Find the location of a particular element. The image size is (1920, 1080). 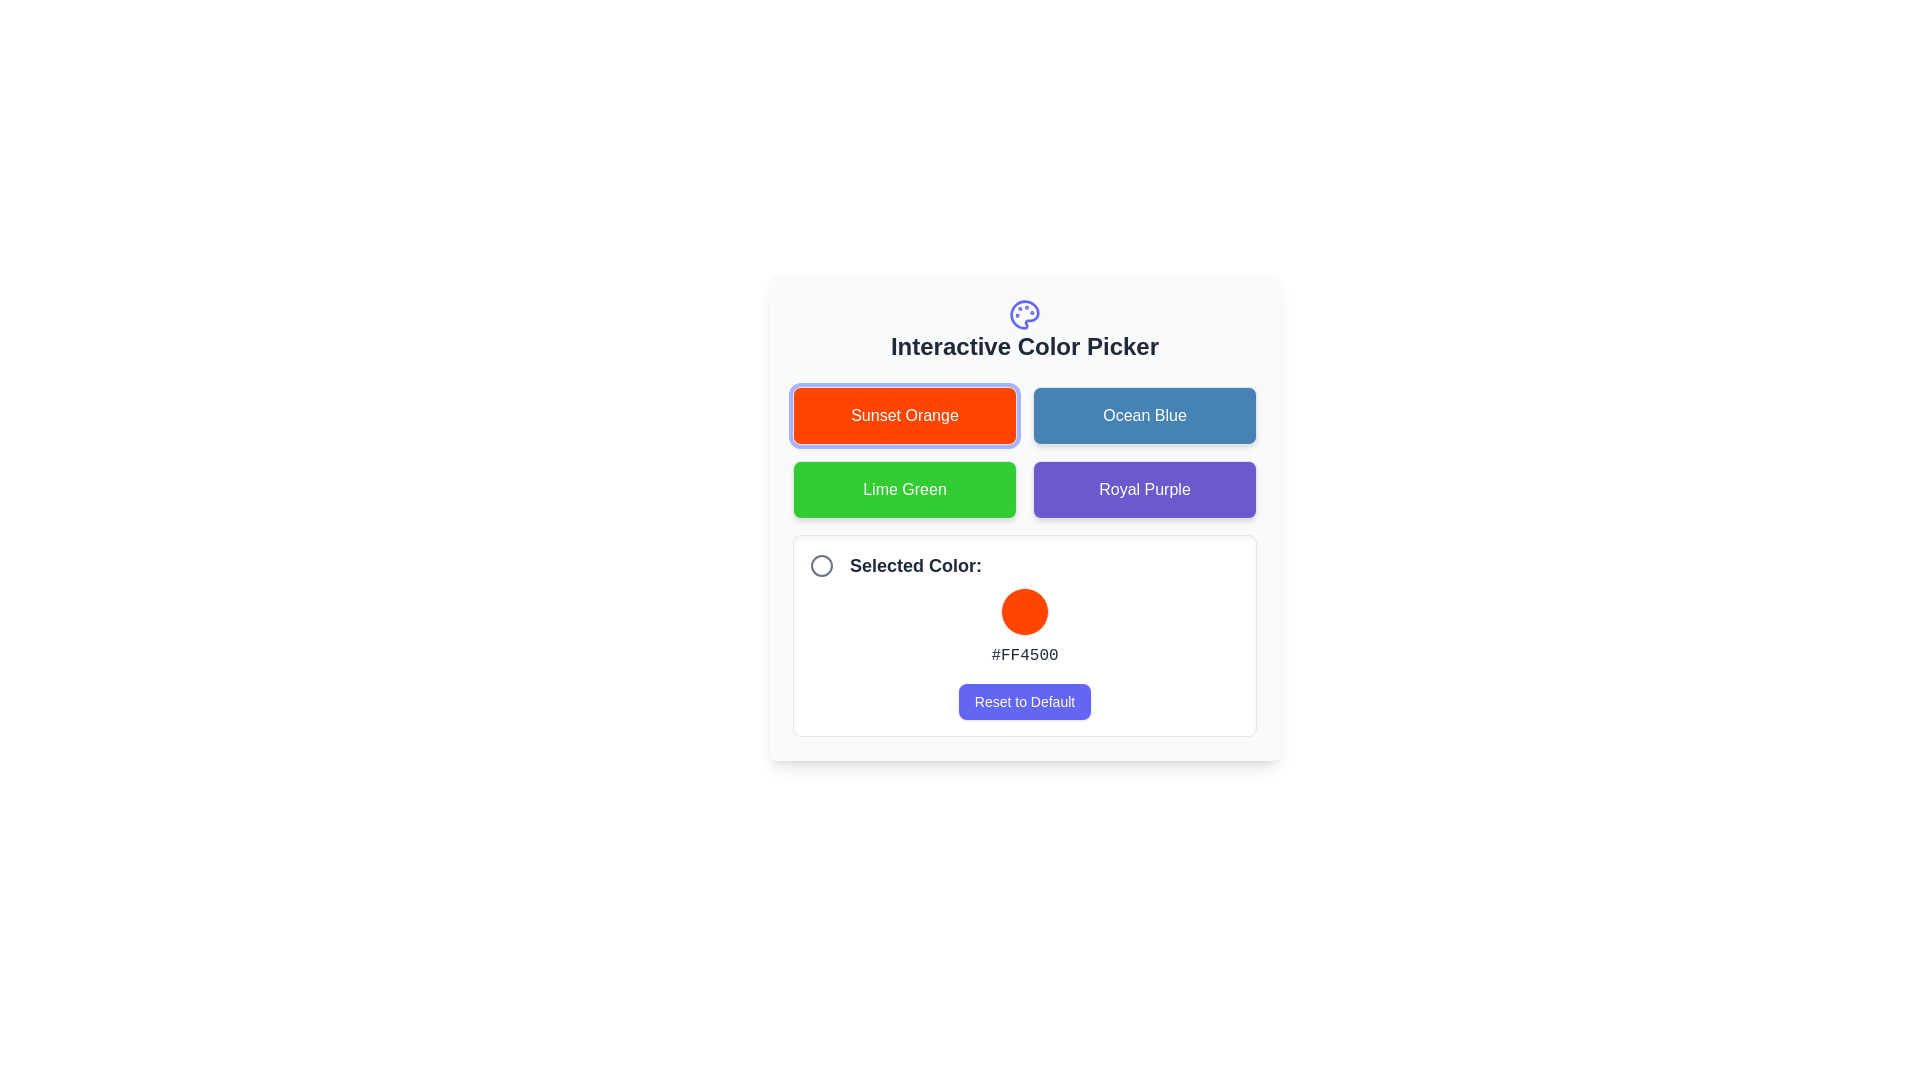

the button labeled 'Sunset Orange' is located at coordinates (904, 415).